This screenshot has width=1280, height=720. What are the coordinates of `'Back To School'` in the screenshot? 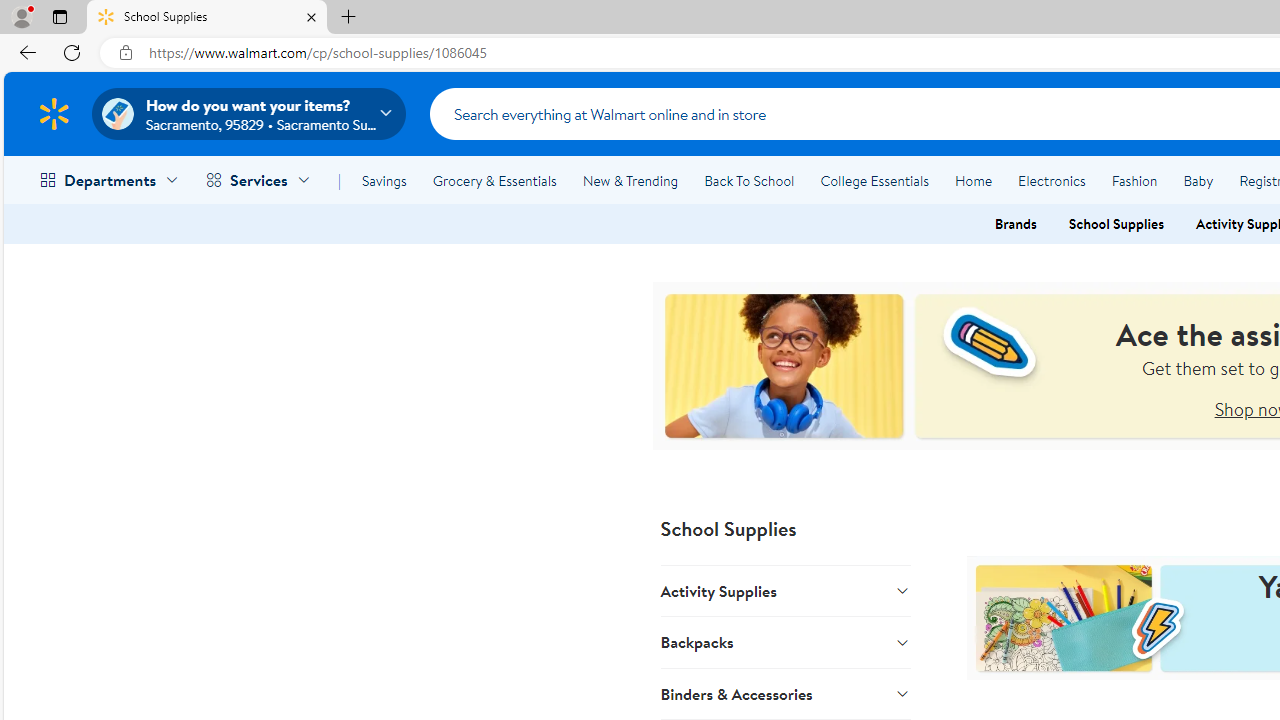 It's located at (748, 181).